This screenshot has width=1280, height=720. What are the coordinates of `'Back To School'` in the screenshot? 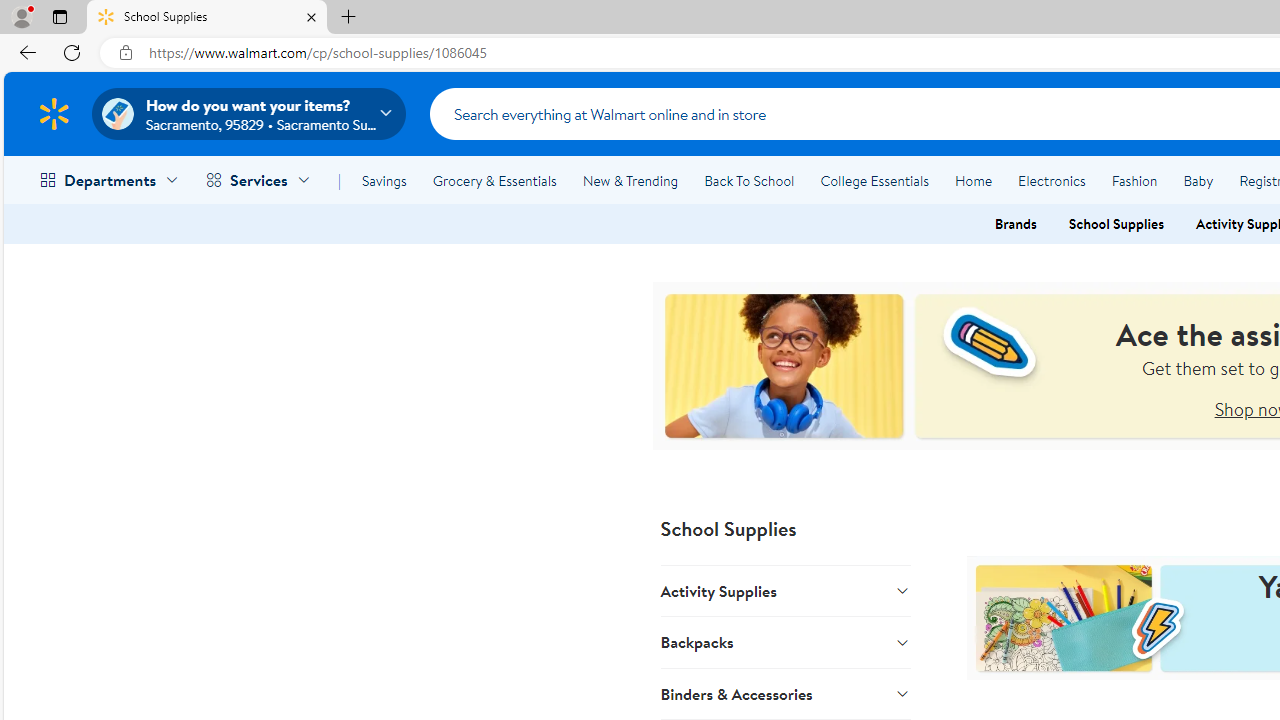 It's located at (748, 181).